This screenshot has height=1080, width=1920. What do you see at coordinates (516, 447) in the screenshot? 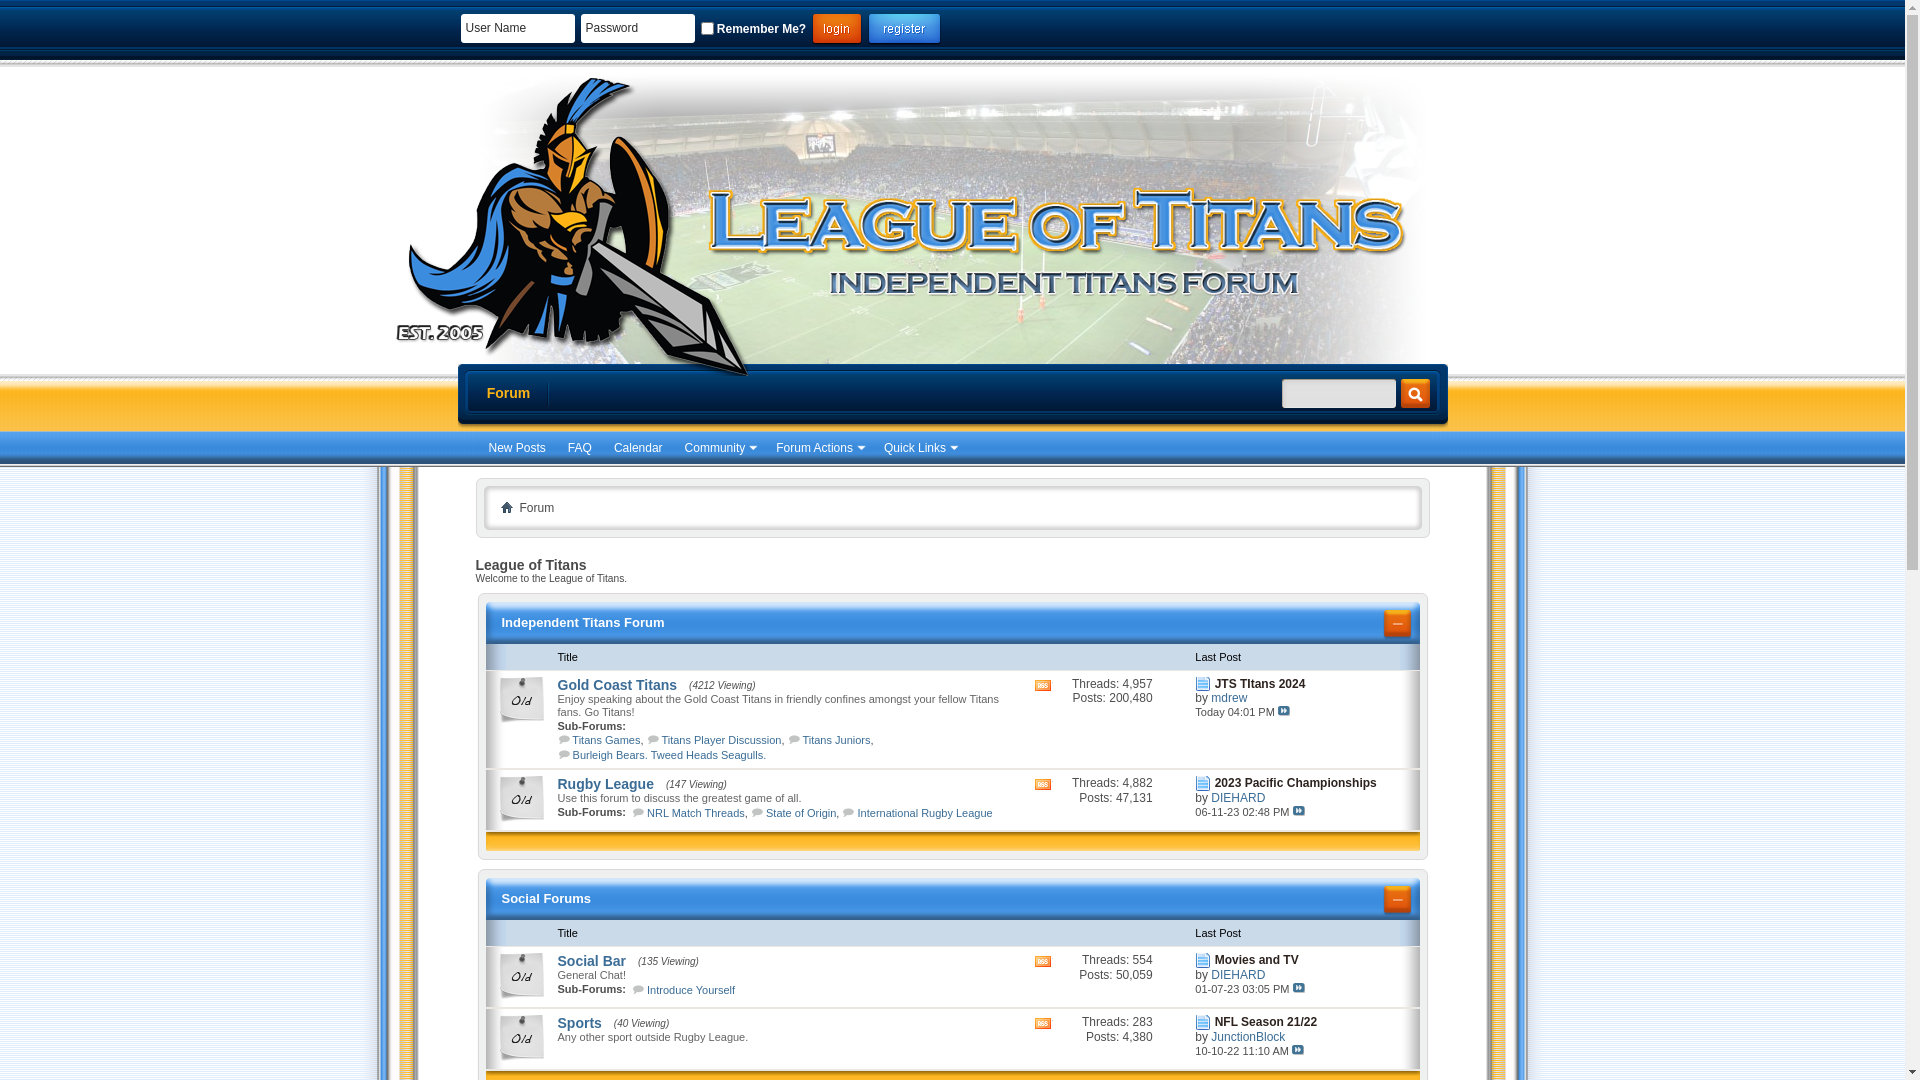
I see `'New Posts'` at bounding box center [516, 447].